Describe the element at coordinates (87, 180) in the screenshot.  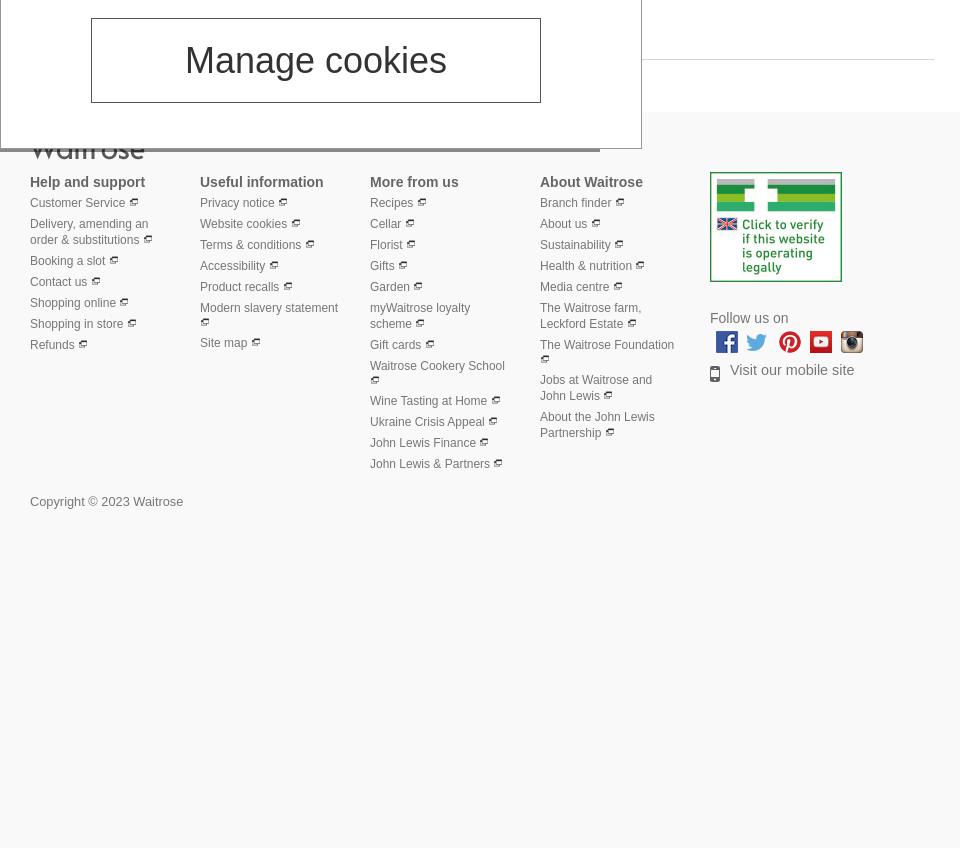
I see `'Help and support'` at that location.